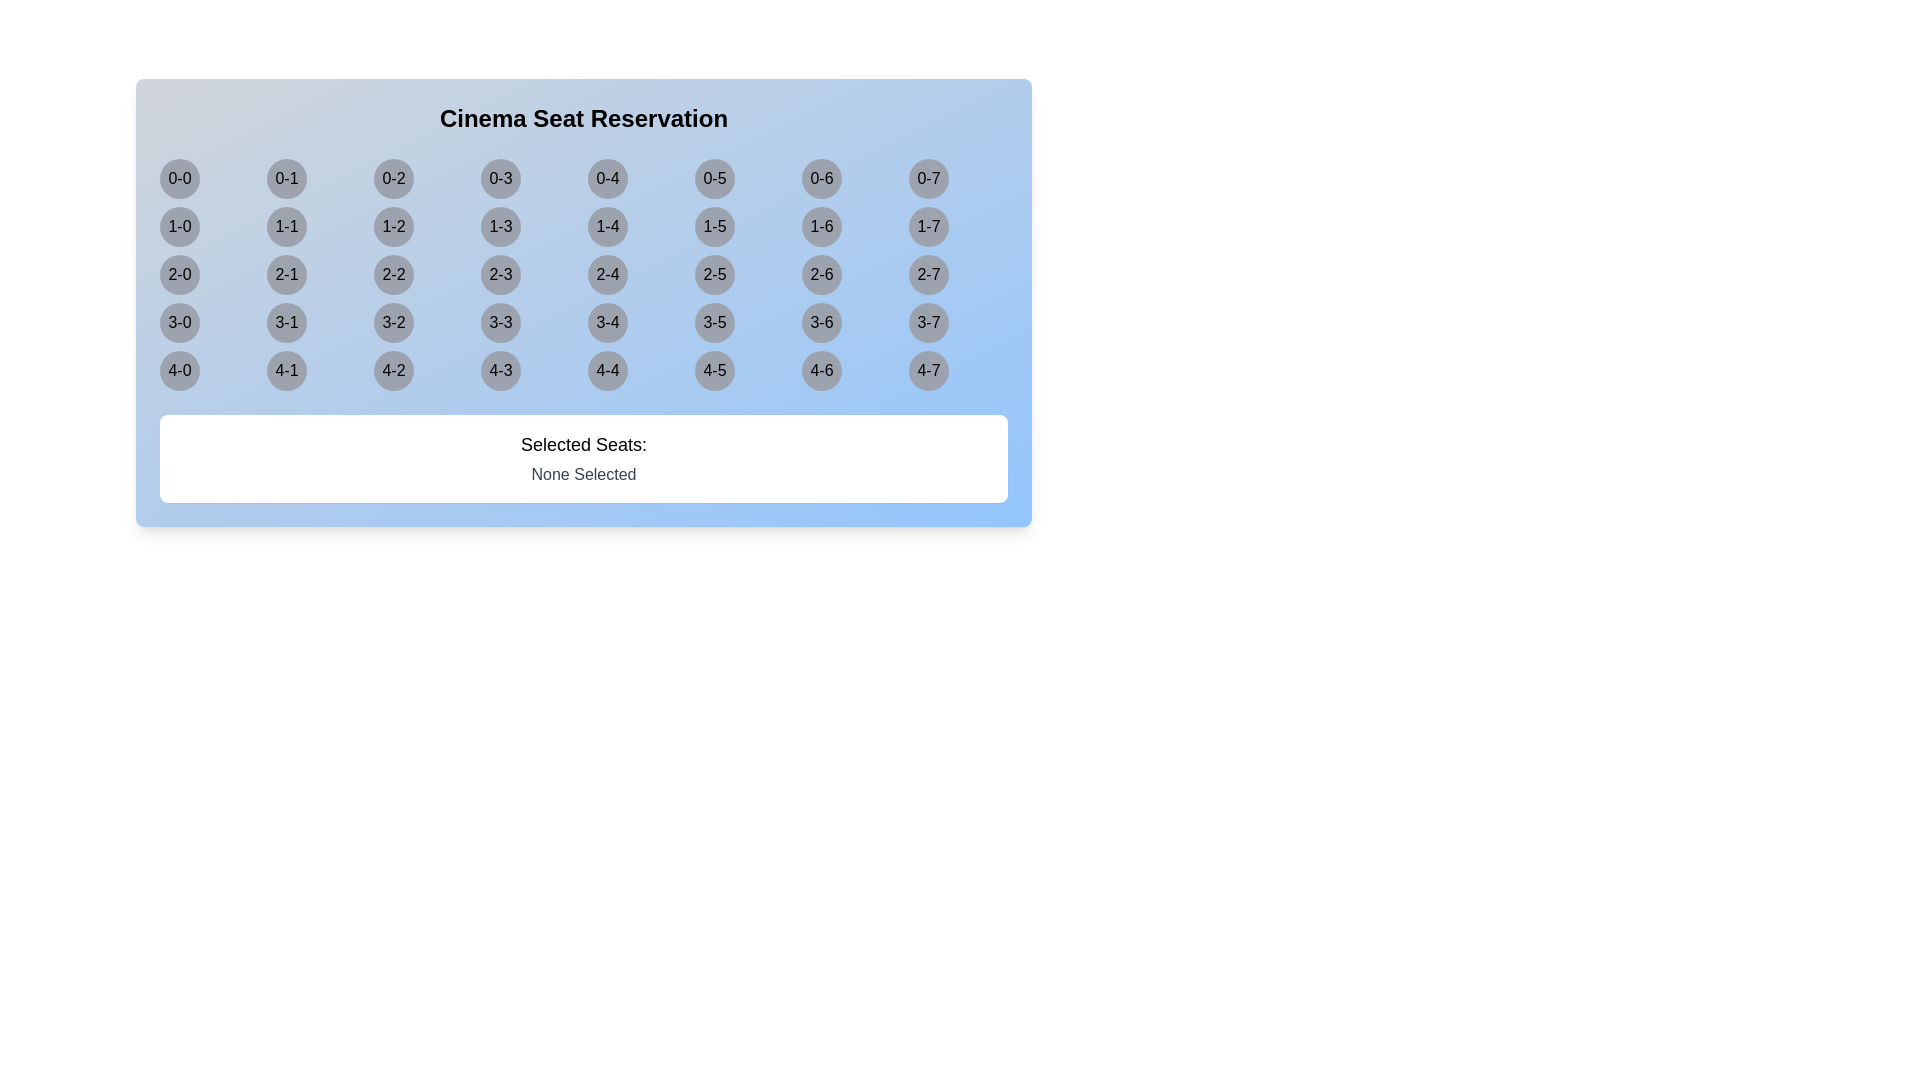  What do you see at coordinates (928, 177) in the screenshot?
I see `the circular button labeled '0-7' located in the top-right corner of the grid layout` at bounding box center [928, 177].